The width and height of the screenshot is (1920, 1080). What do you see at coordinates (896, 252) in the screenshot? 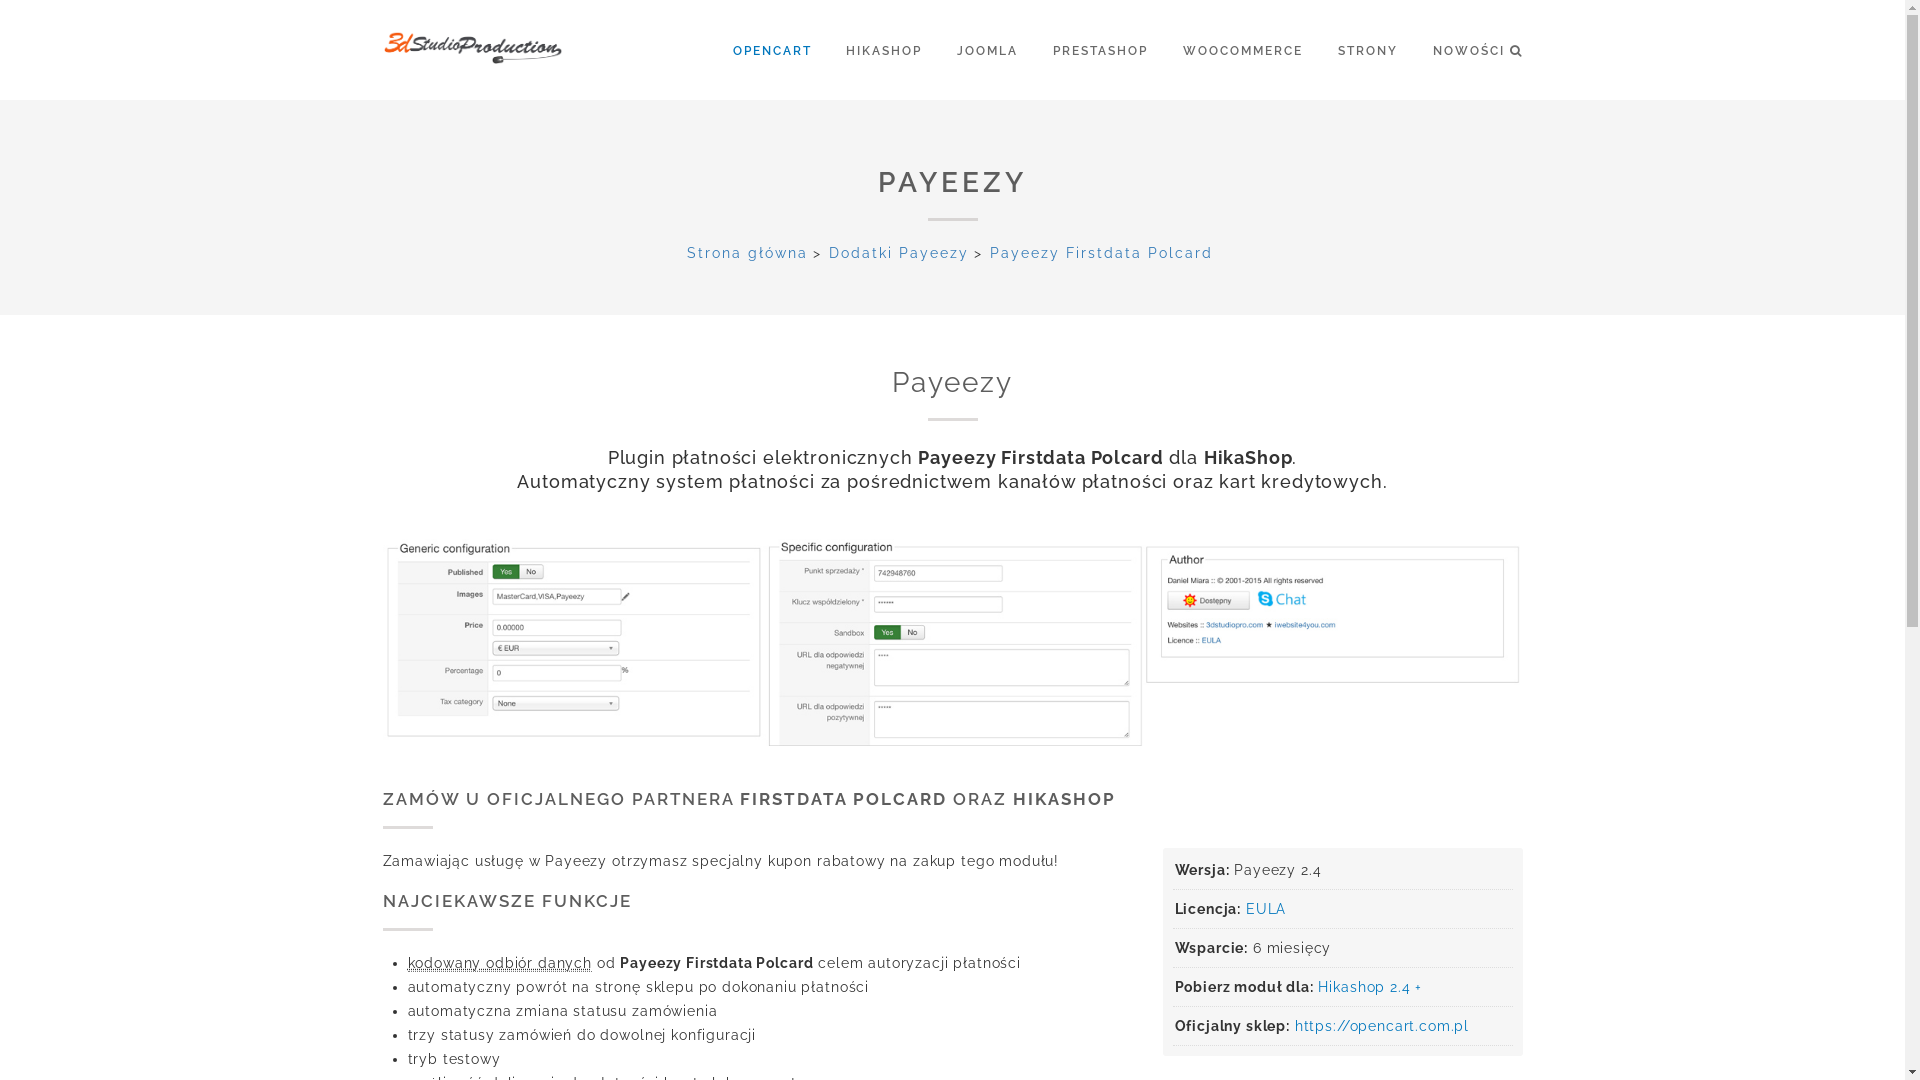
I see `'Dodatki Payeezy'` at bounding box center [896, 252].